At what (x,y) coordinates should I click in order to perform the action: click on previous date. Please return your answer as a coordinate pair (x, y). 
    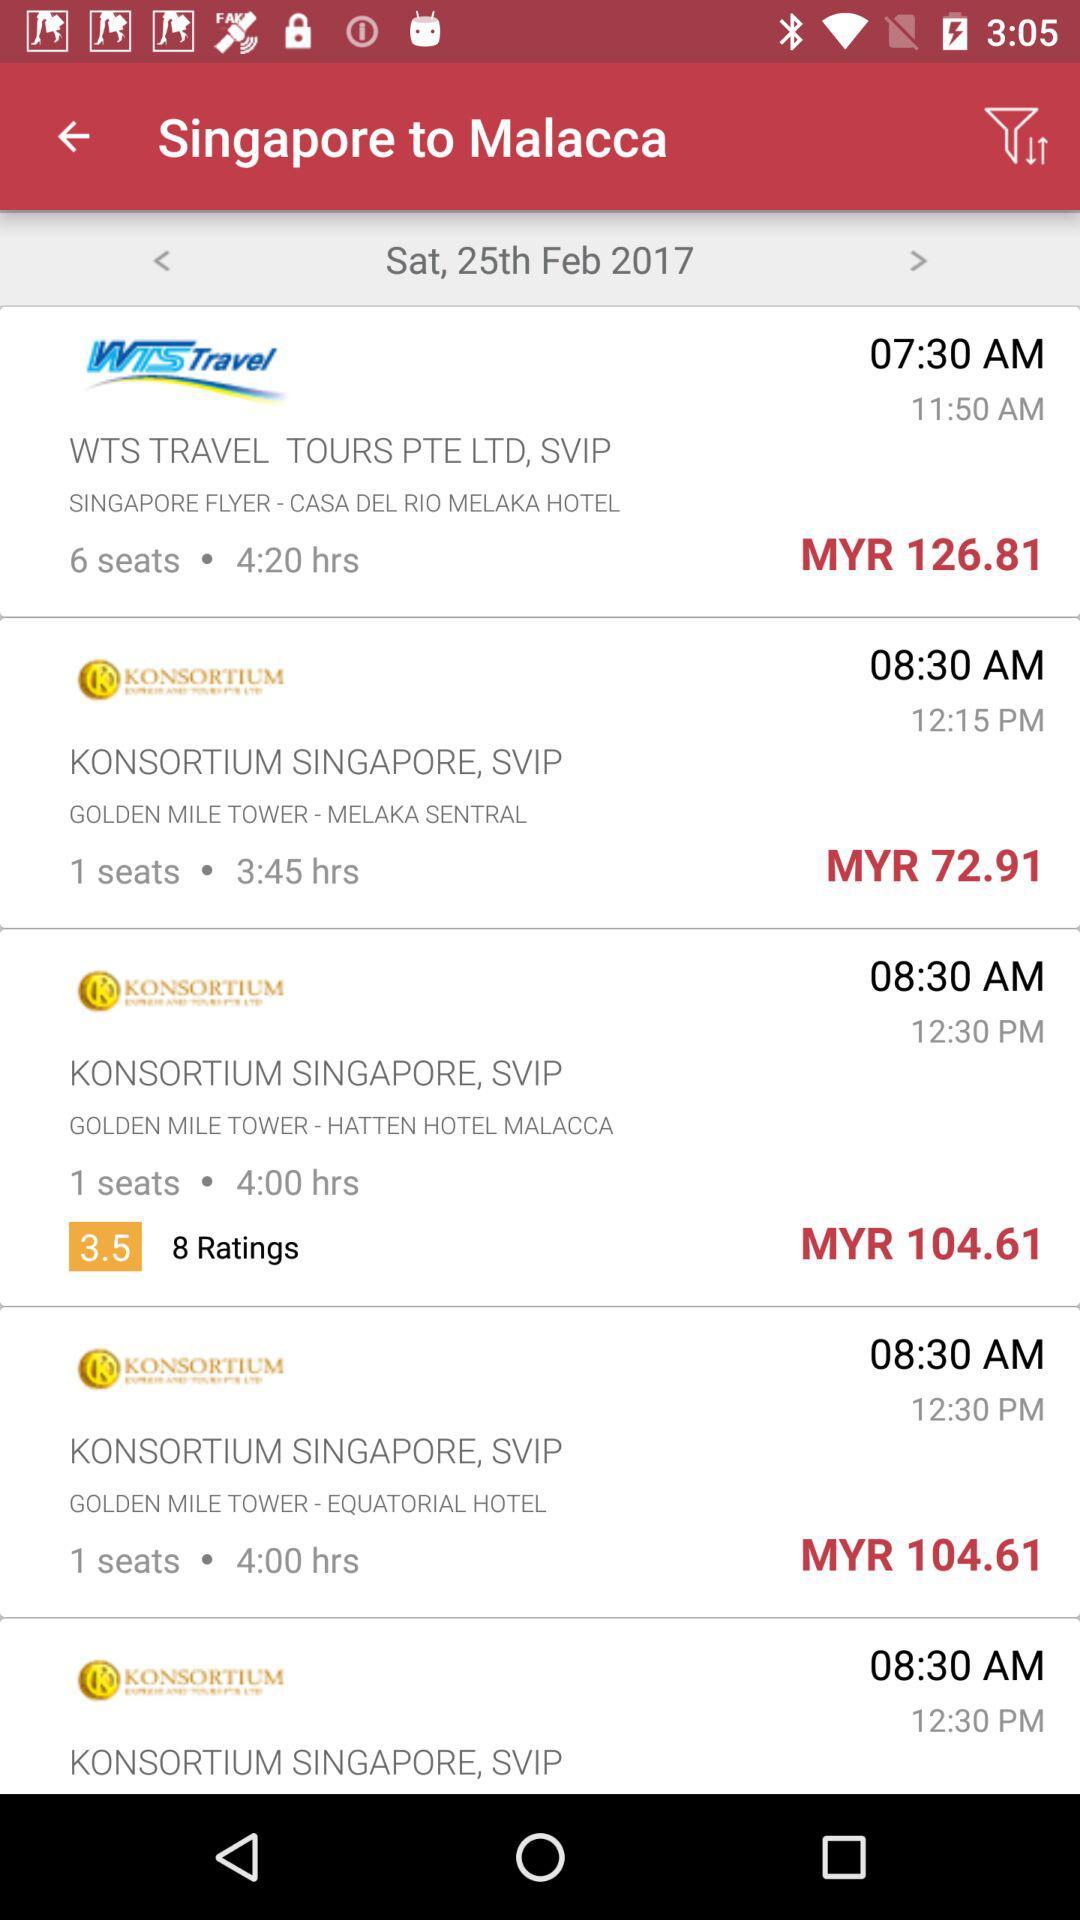
    Looking at the image, I should click on (159, 257).